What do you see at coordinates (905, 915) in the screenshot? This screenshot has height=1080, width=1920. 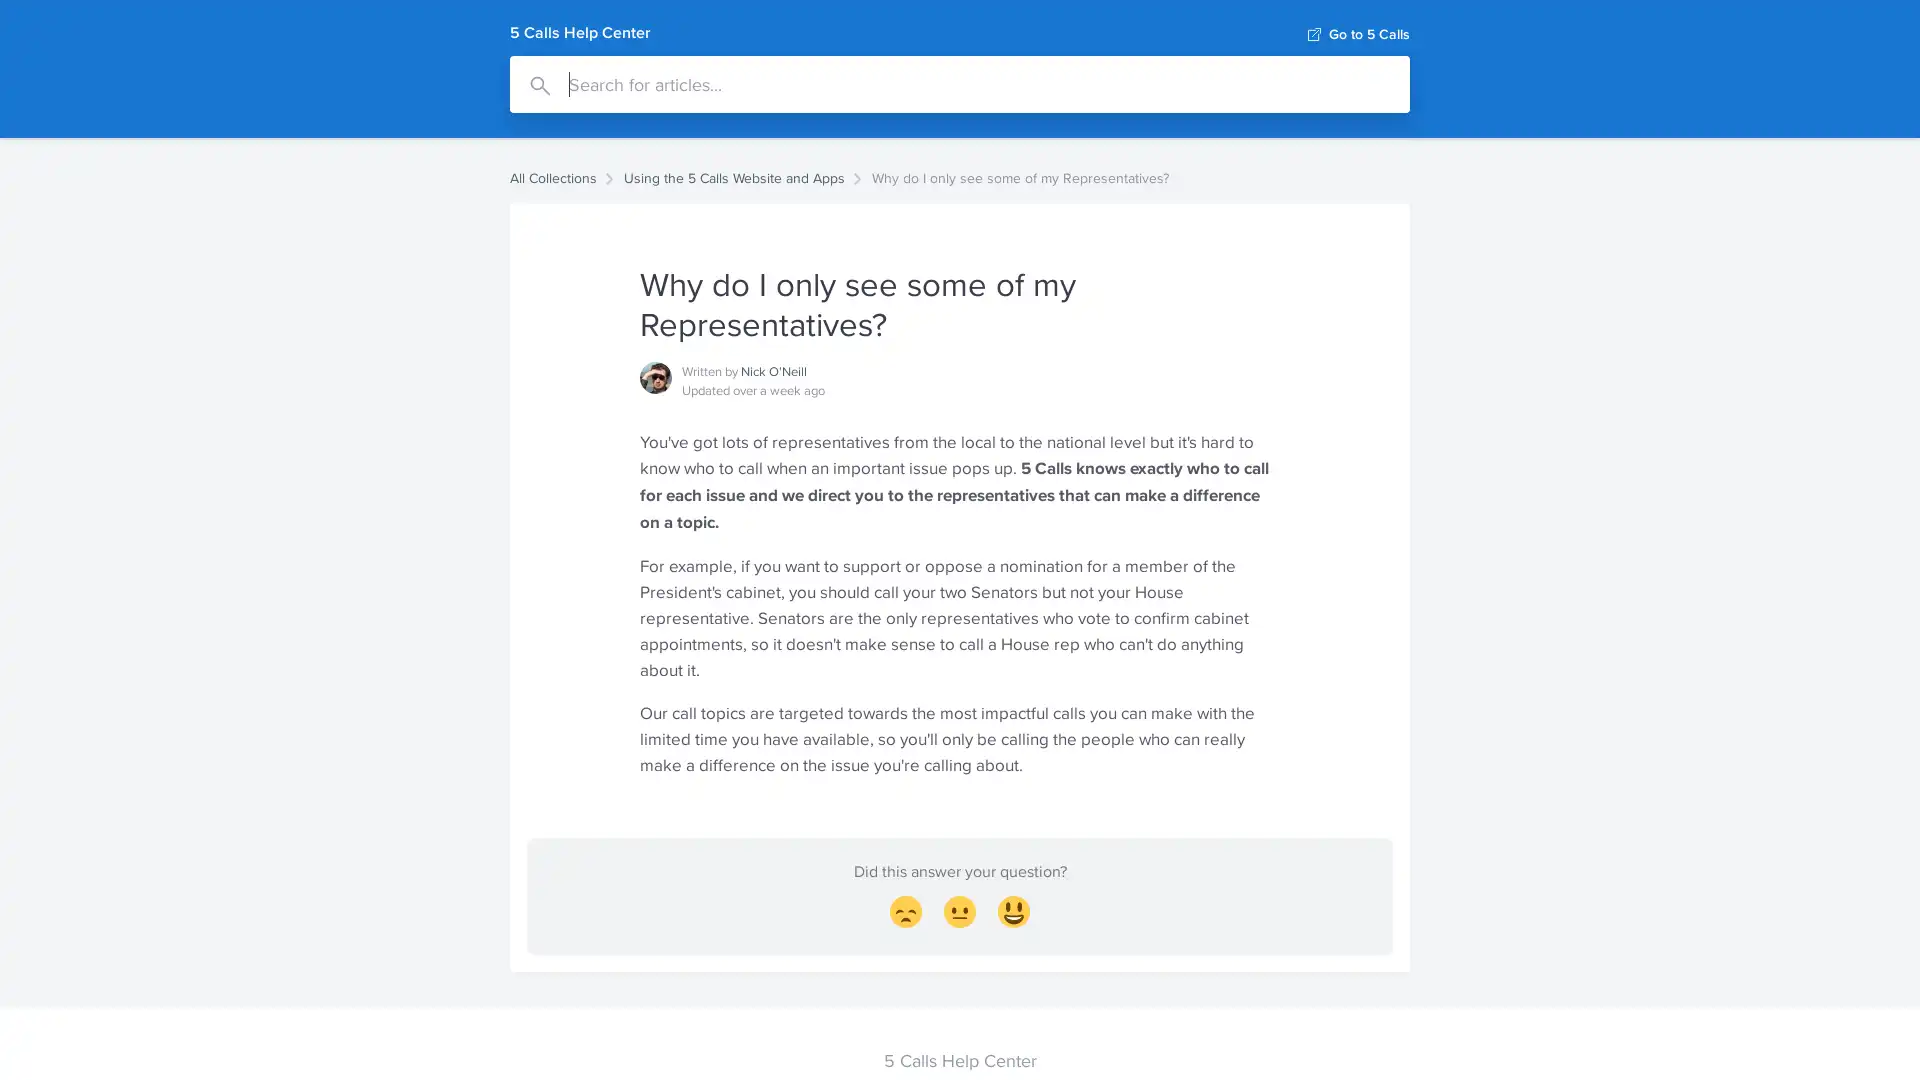 I see `Disappointed Reaction` at bounding box center [905, 915].